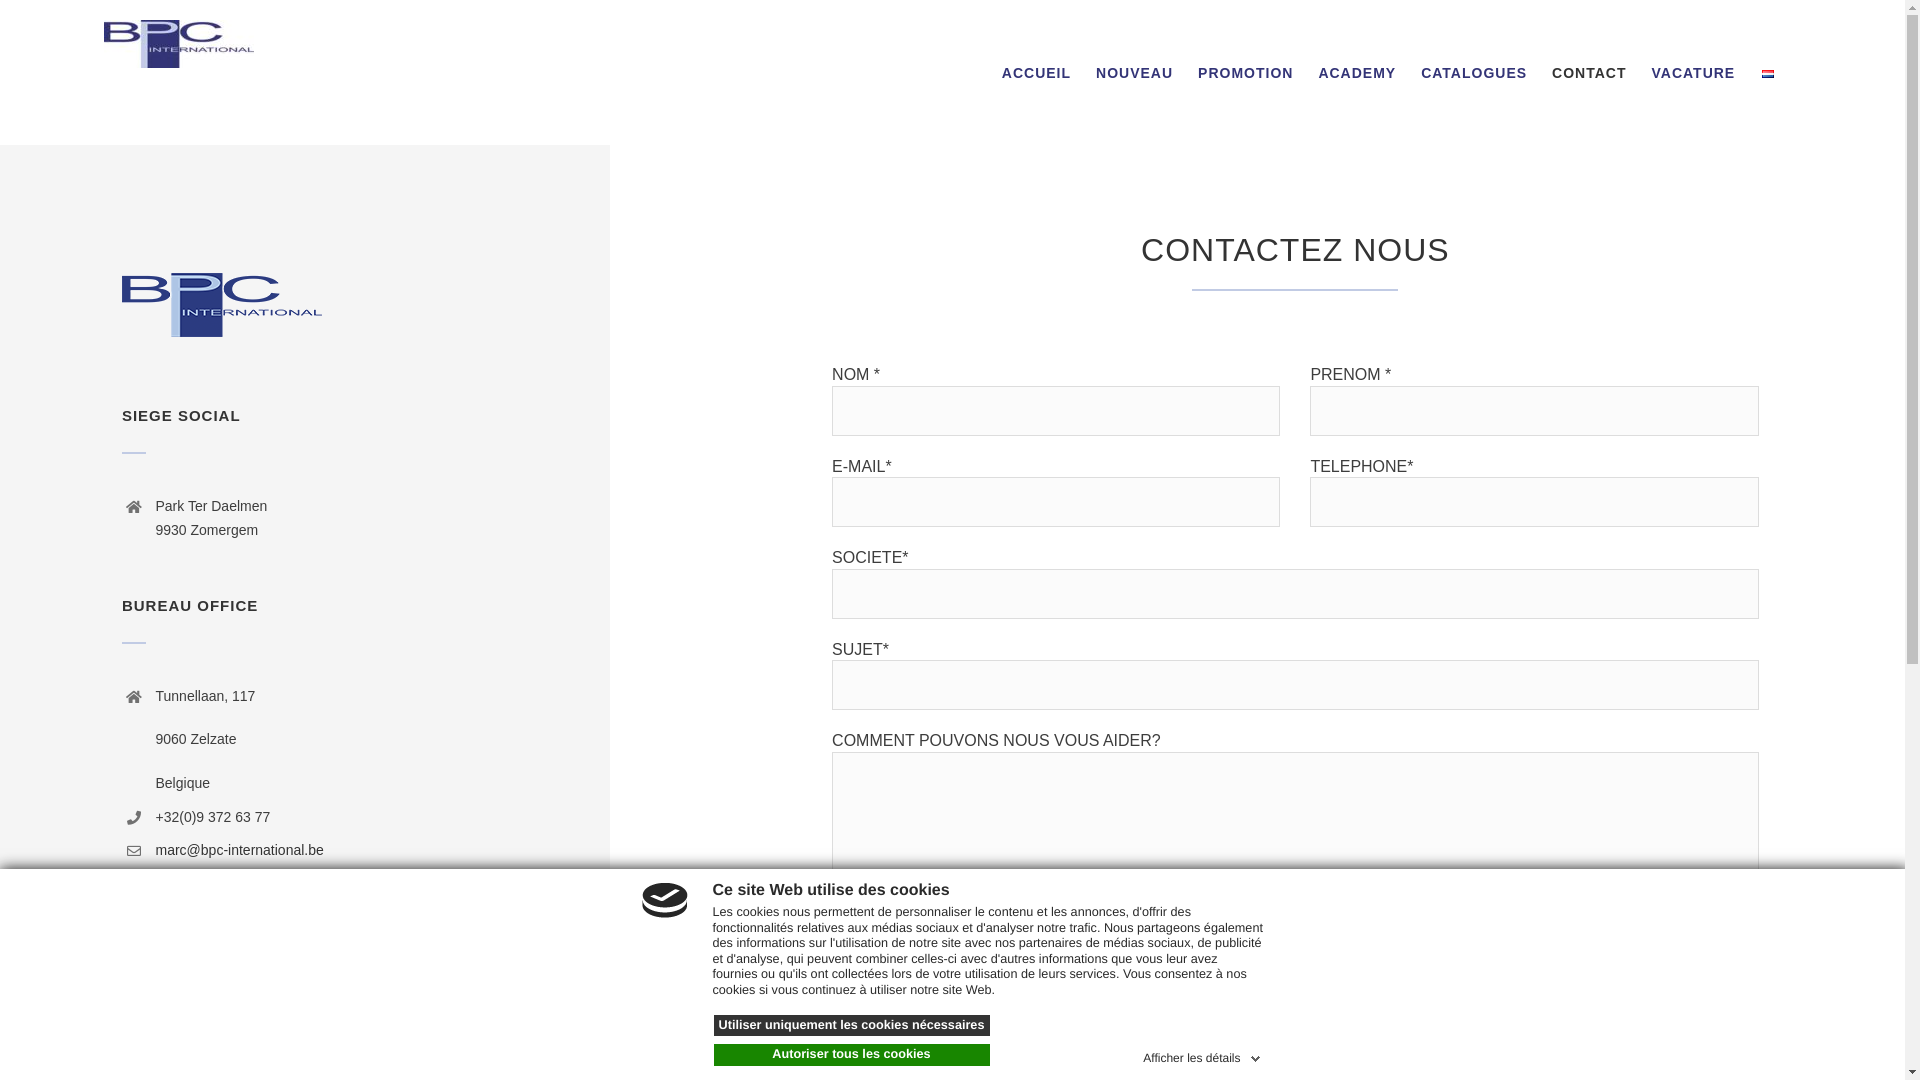 The height and width of the screenshot is (1080, 1920). I want to click on 'CONTACT', so click(1587, 71).